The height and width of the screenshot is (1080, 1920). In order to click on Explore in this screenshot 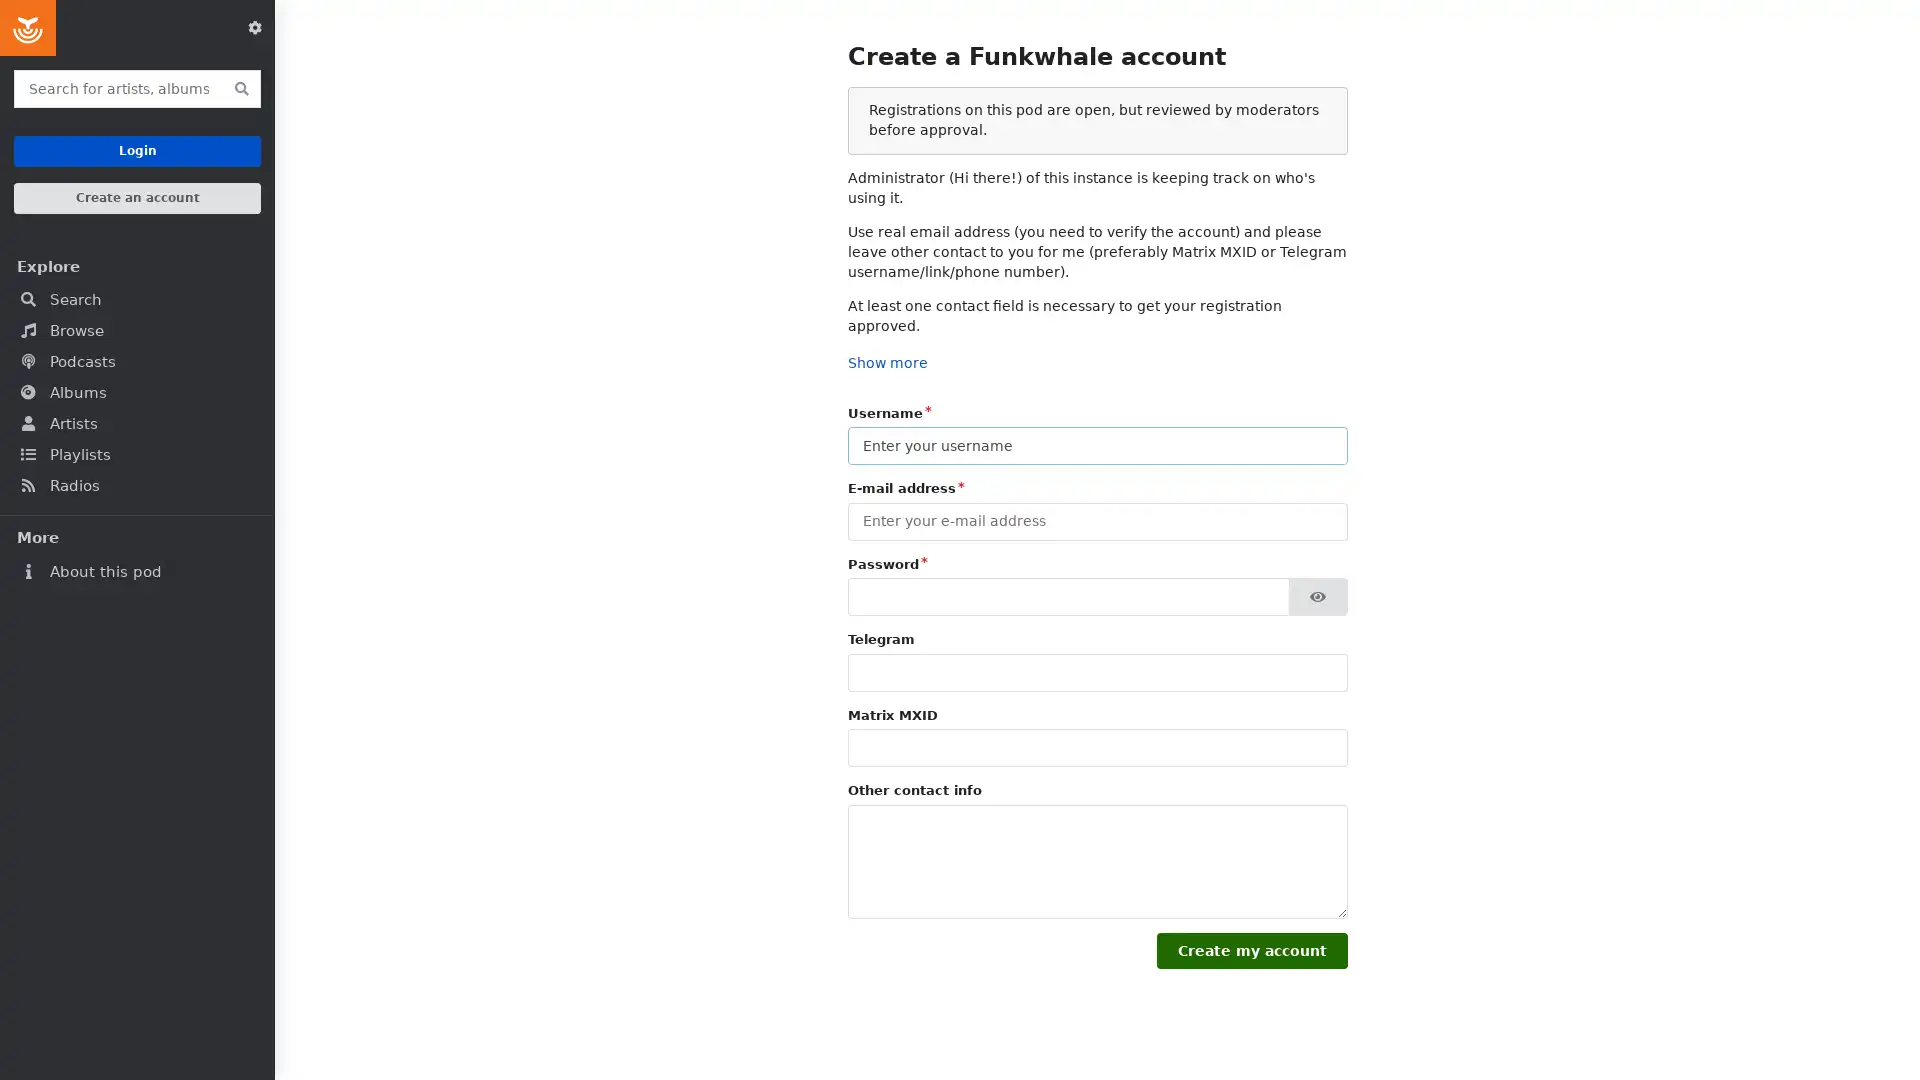, I will do `click(136, 265)`.